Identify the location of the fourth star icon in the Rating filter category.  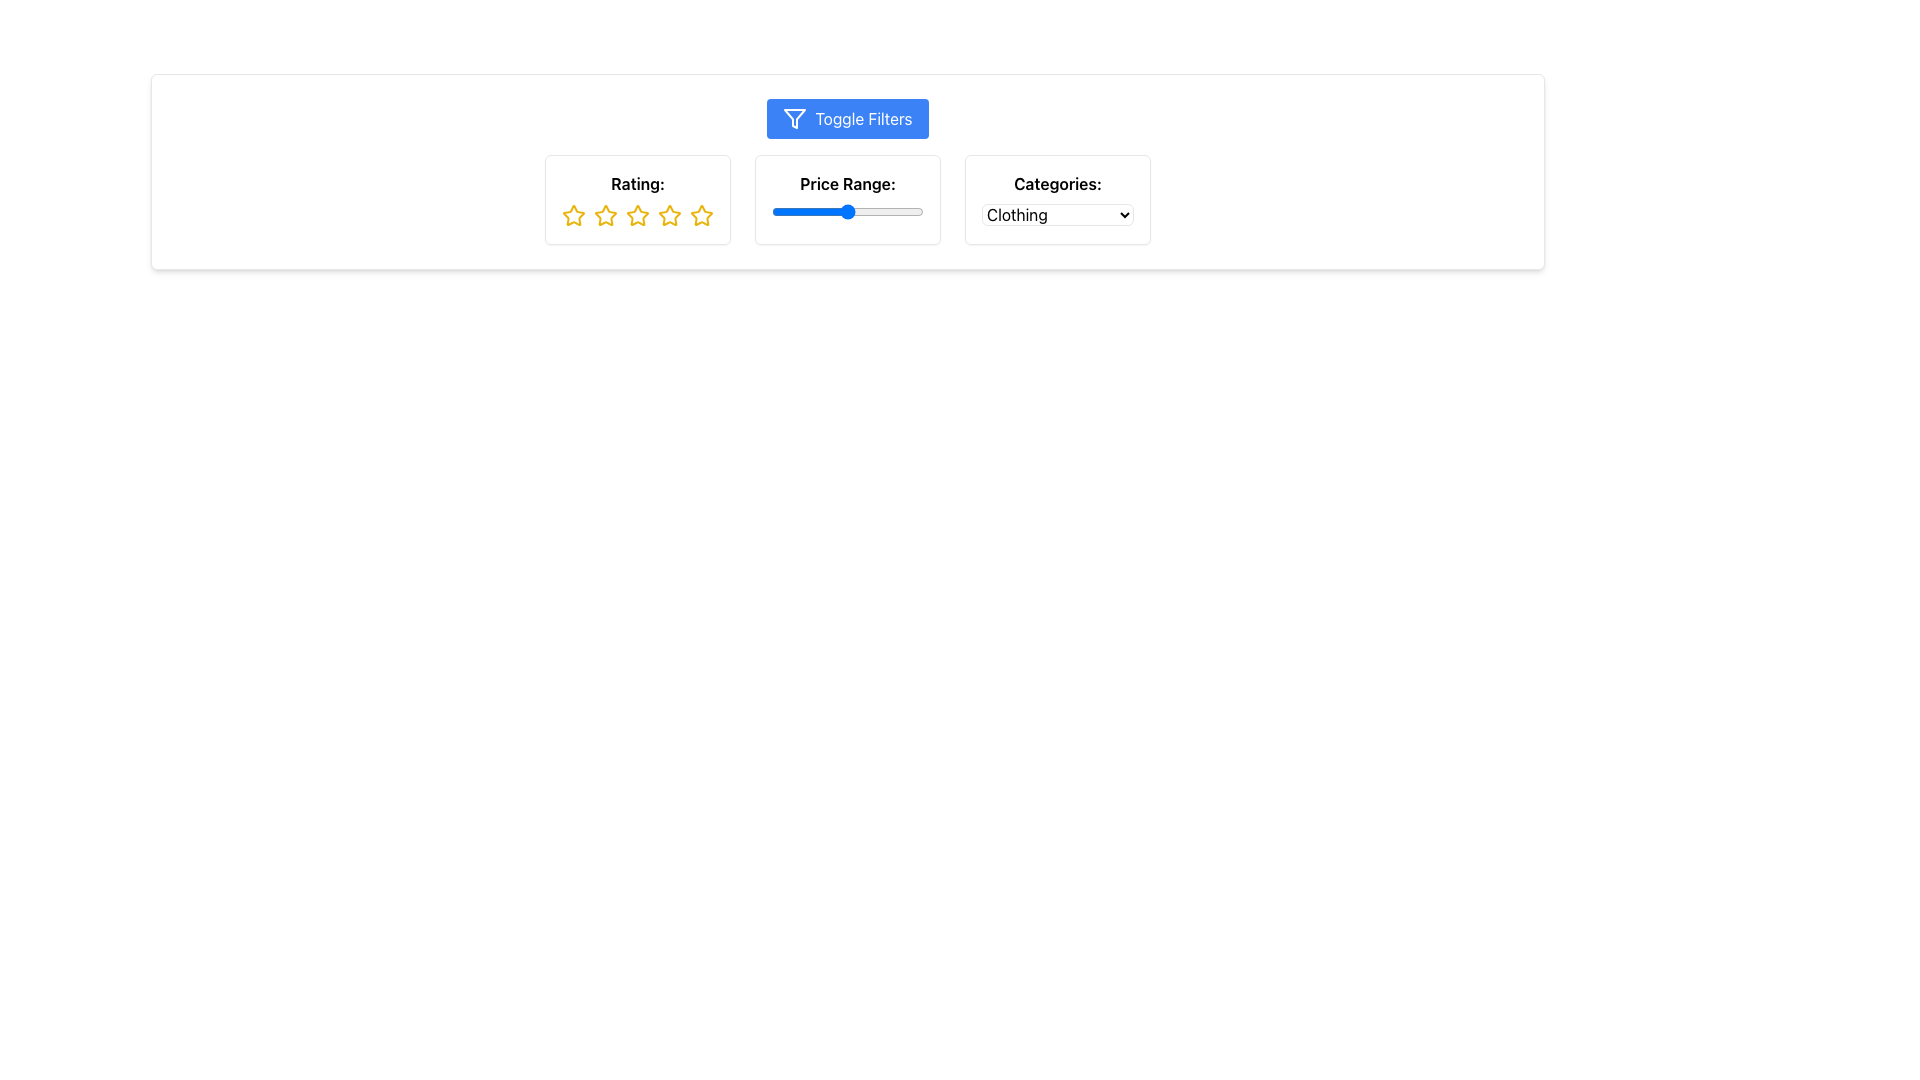
(670, 215).